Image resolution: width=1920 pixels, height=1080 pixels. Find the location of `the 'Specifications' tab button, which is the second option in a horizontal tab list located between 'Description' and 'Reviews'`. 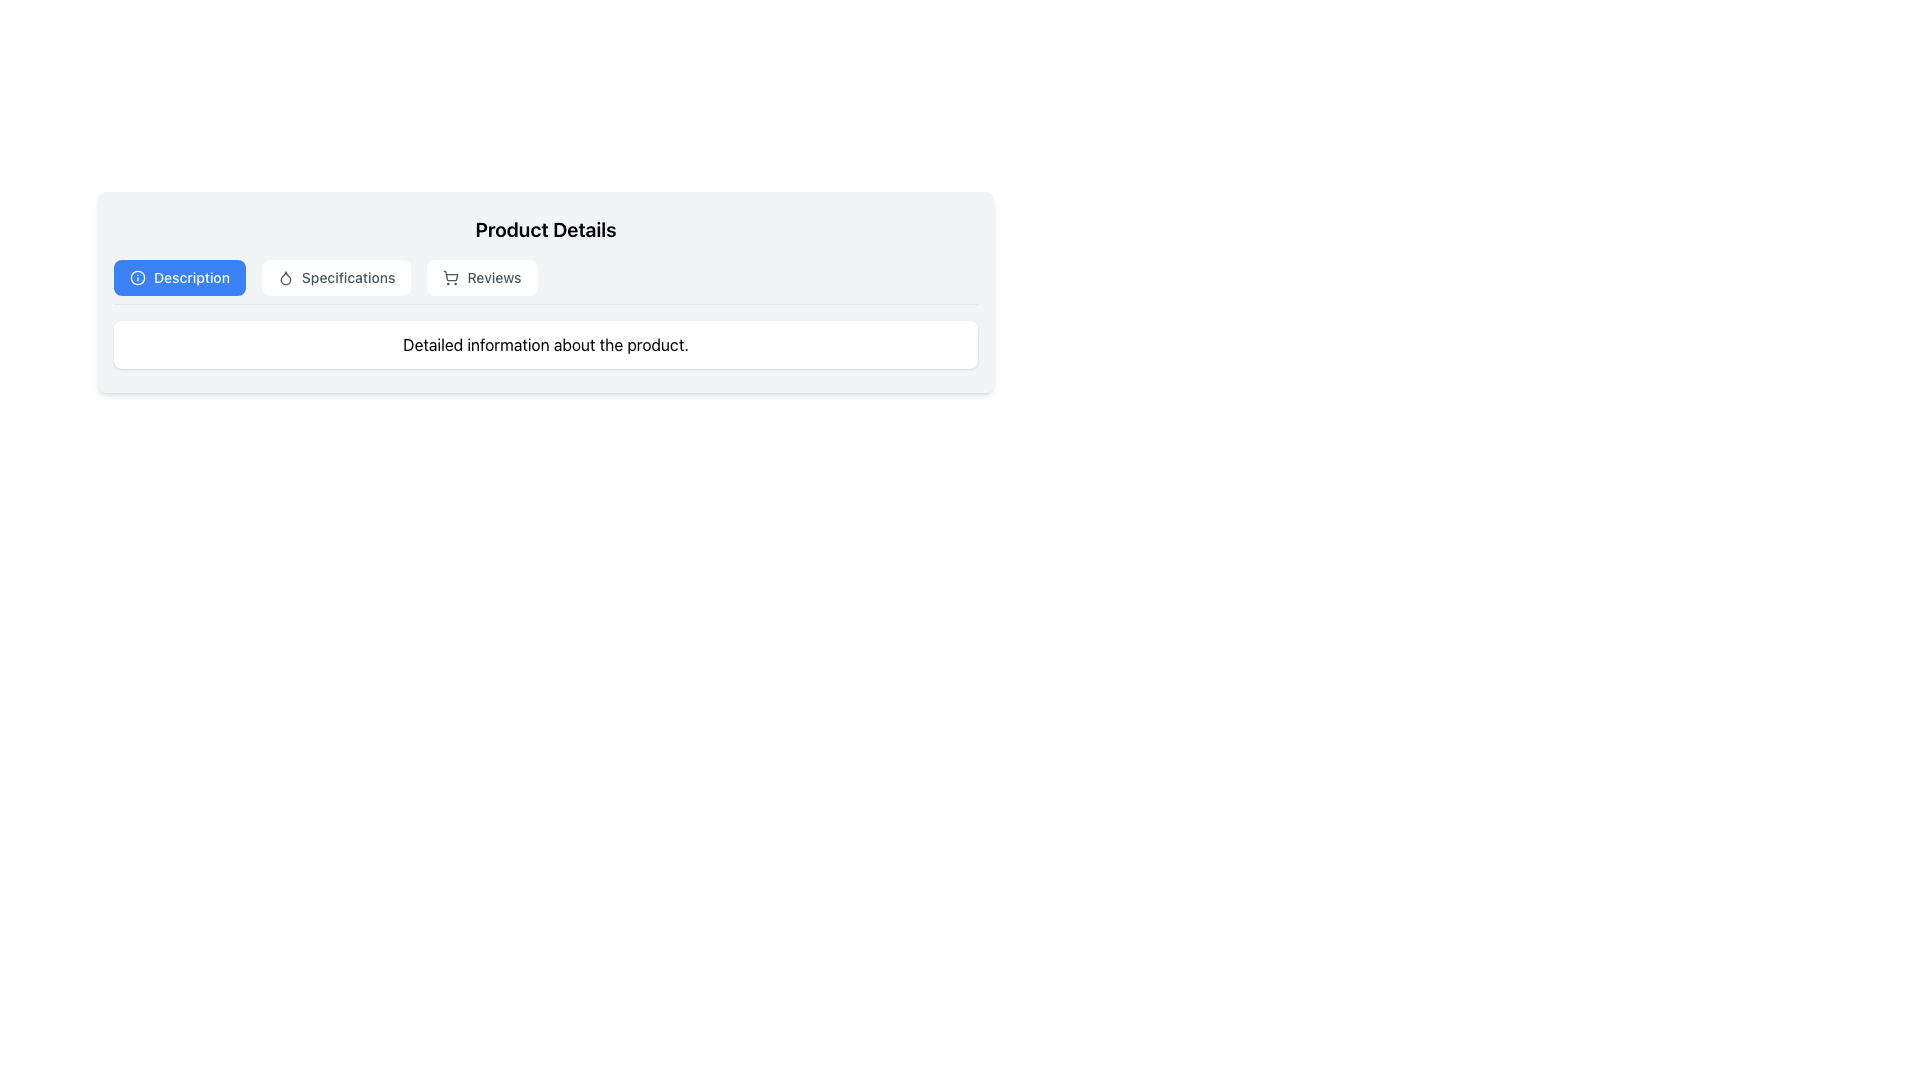

the 'Specifications' tab button, which is the second option in a horizontal tab list located between 'Description' and 'Reviews' is located at coordinates (336, 277).